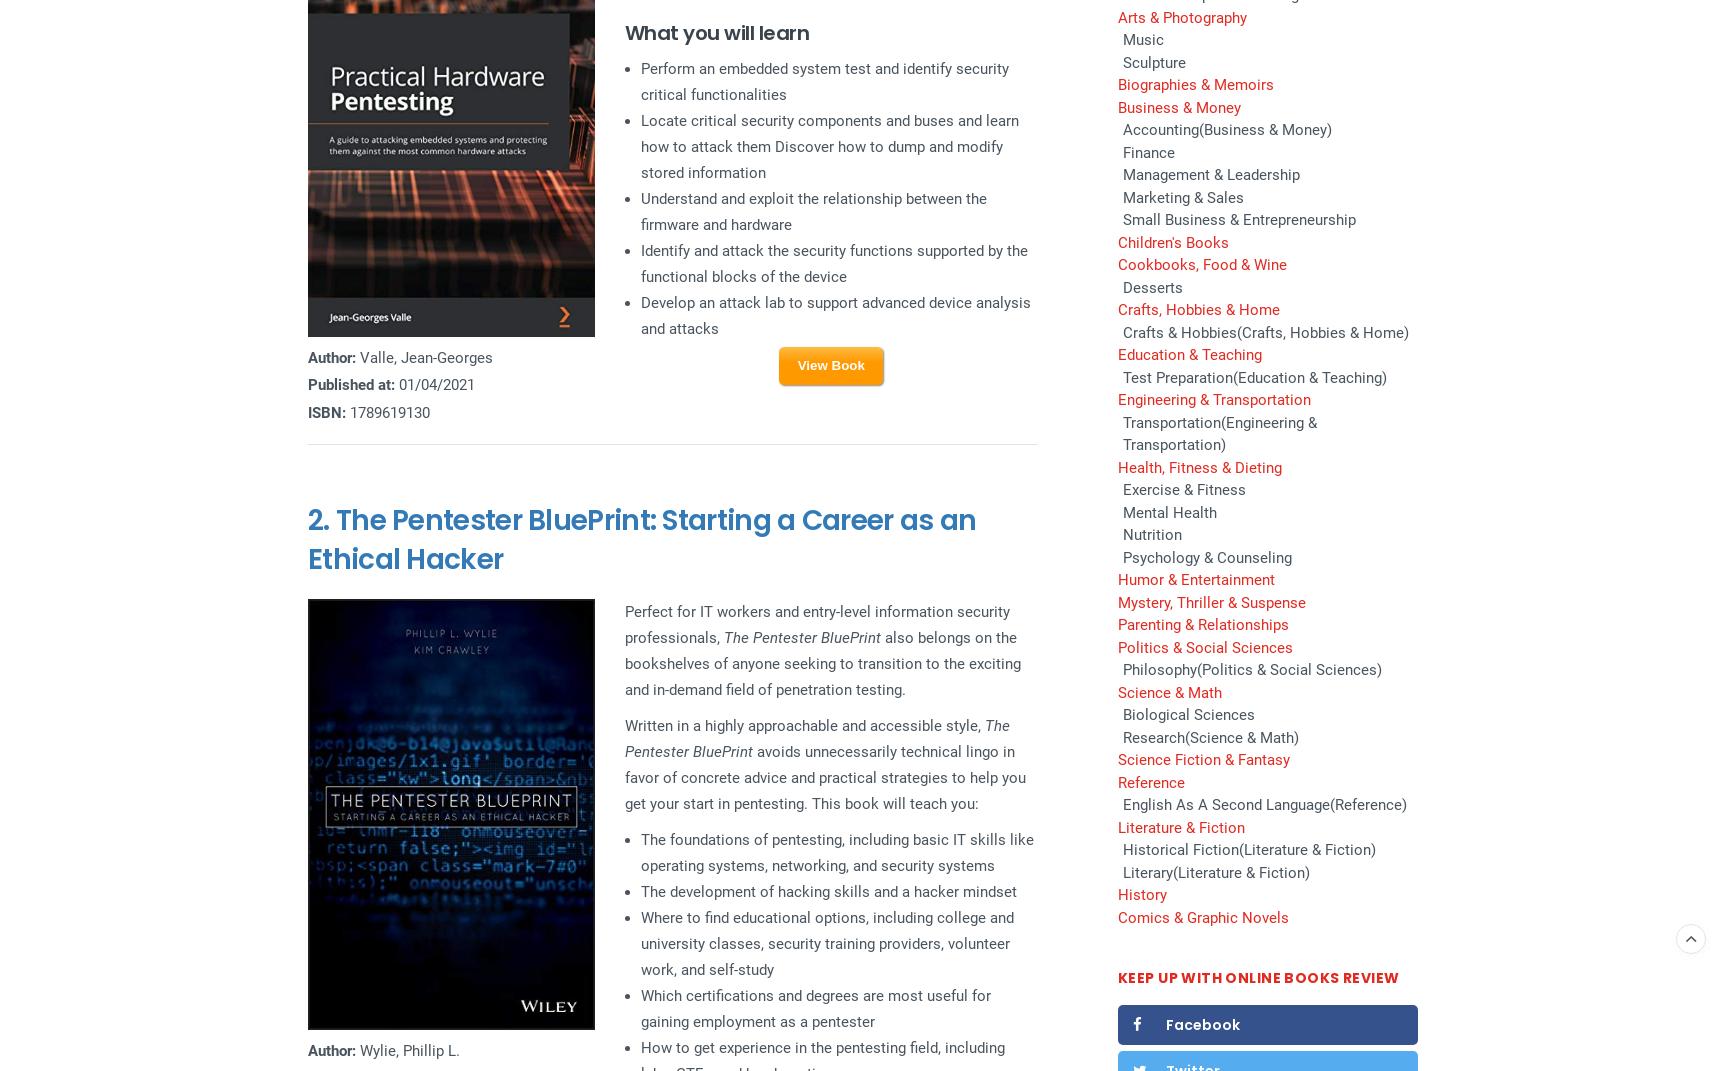  I want to click on 'The development of hacking skills and a hacker mindset', so click(826, 892).